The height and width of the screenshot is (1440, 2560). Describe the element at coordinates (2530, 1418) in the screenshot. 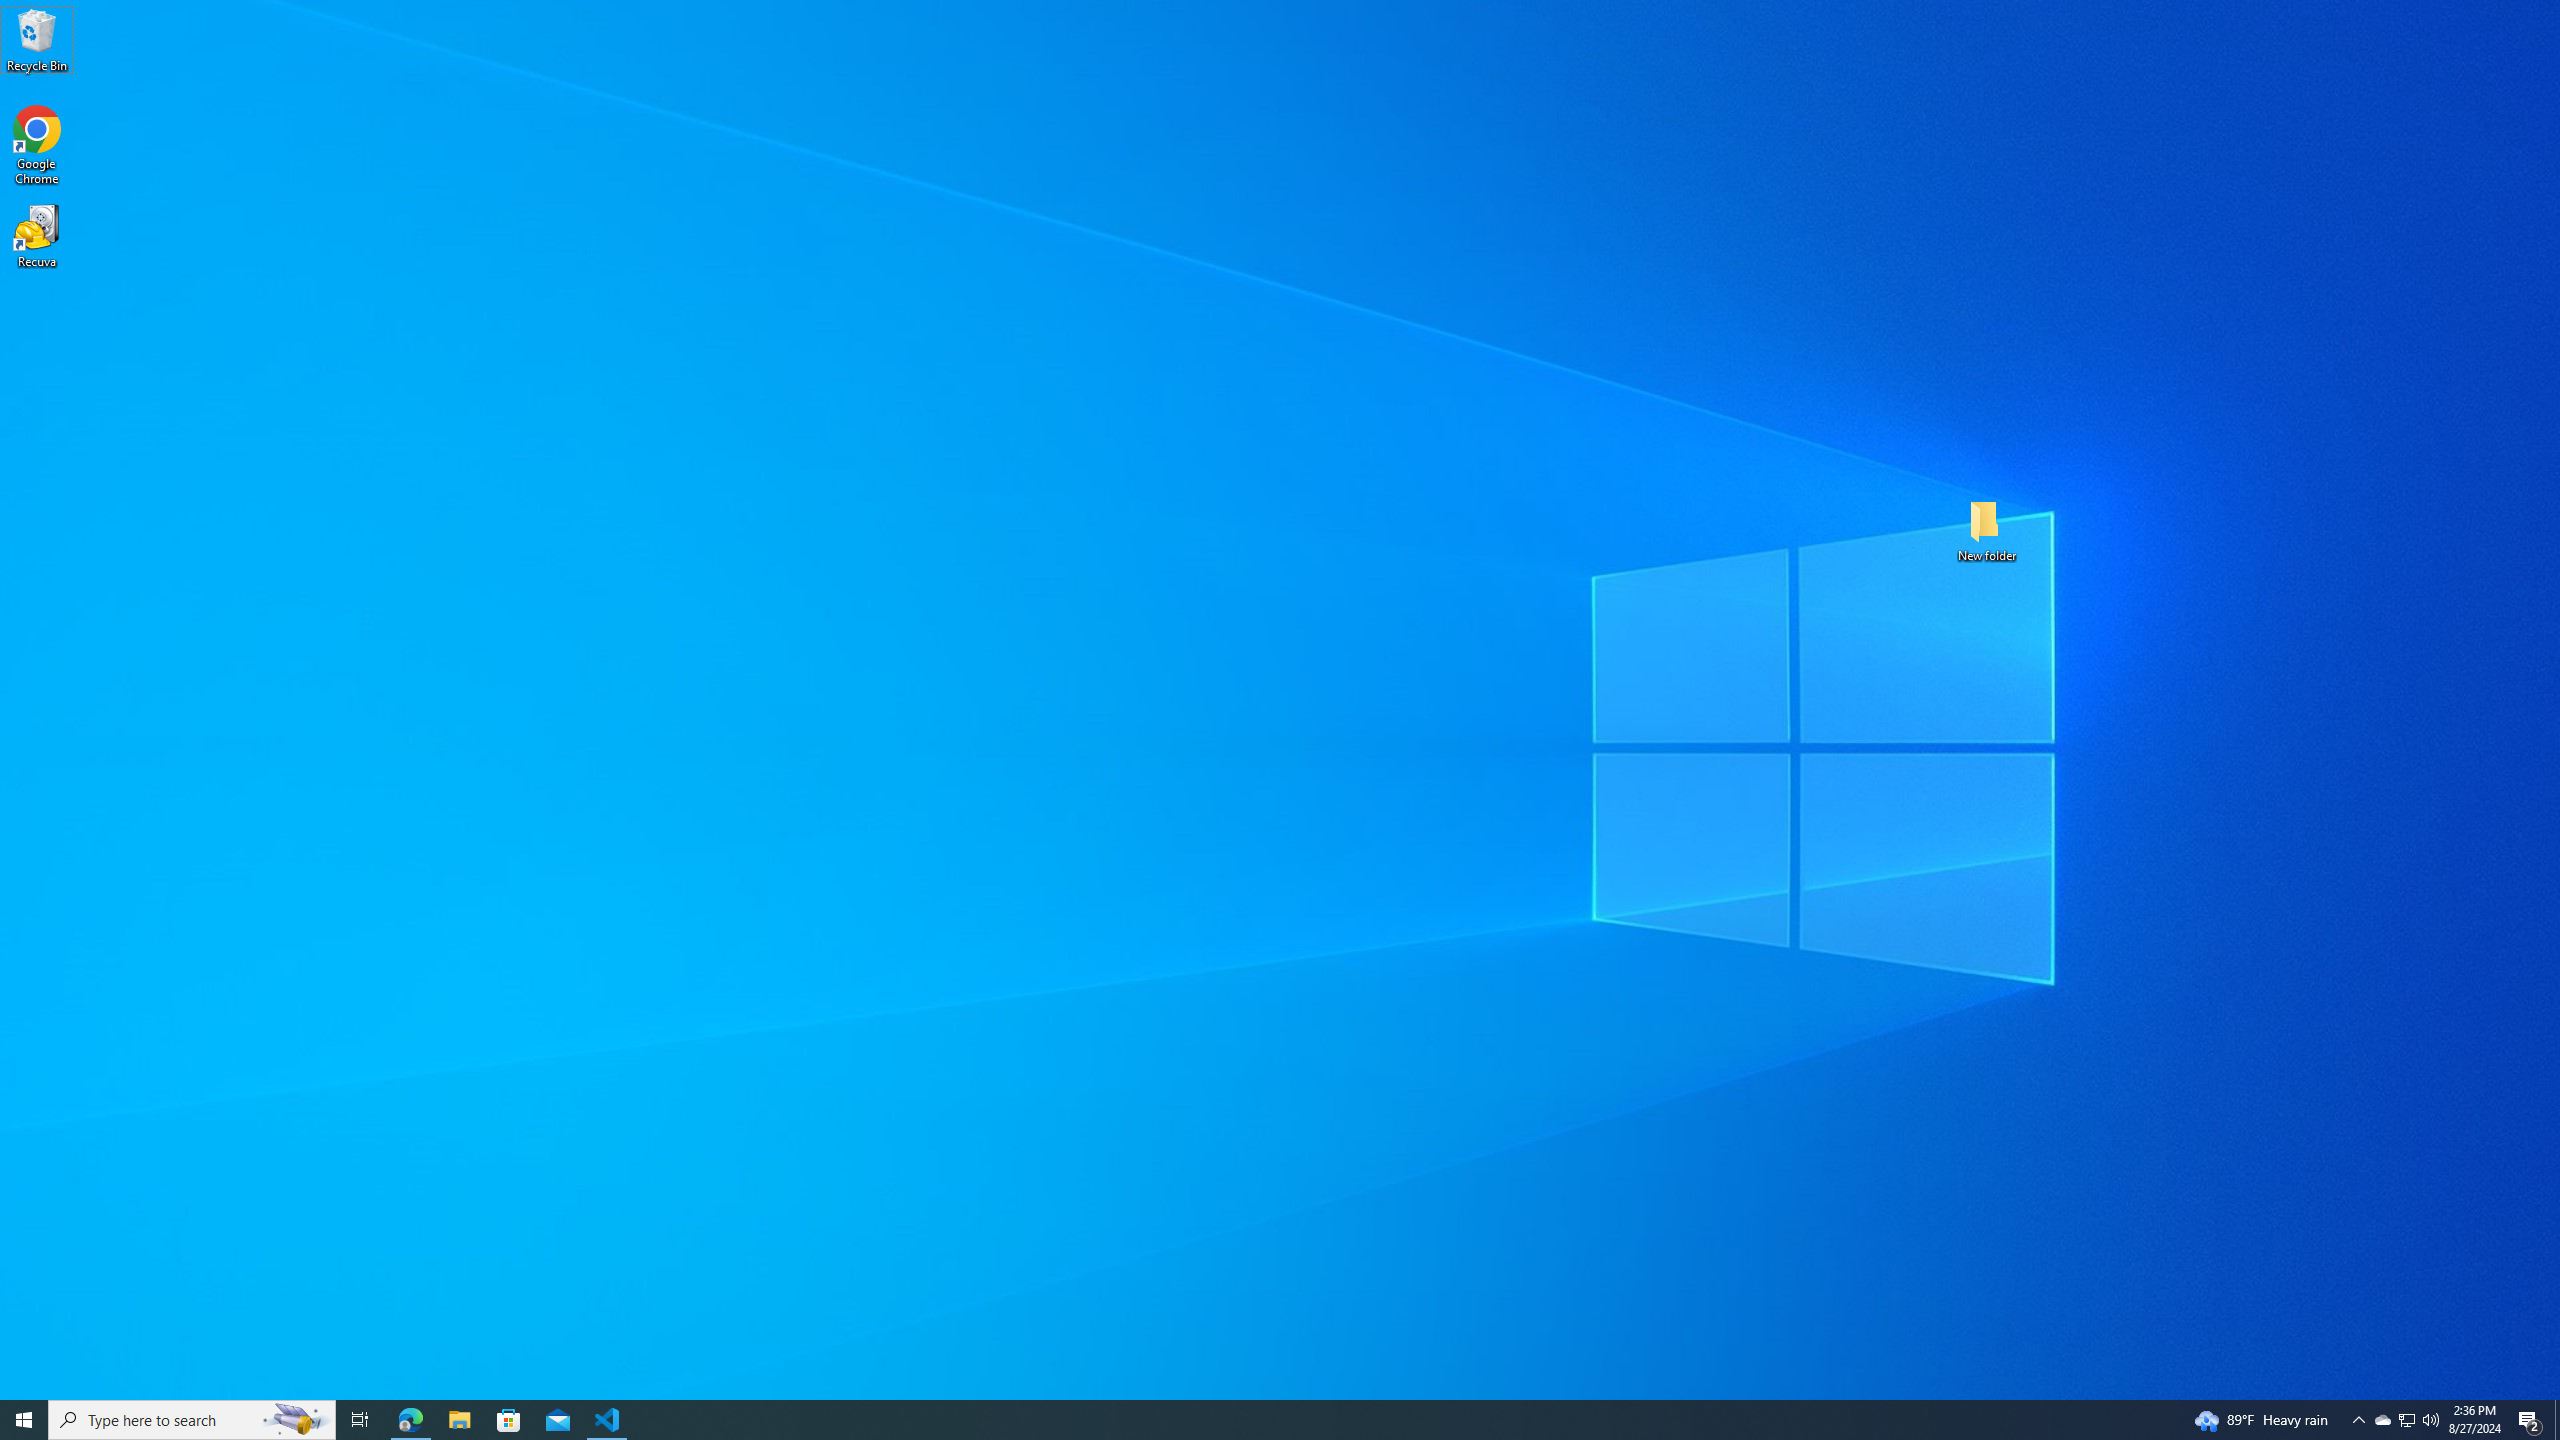

I see `'Action Center, 2 new notifications'` at that location.